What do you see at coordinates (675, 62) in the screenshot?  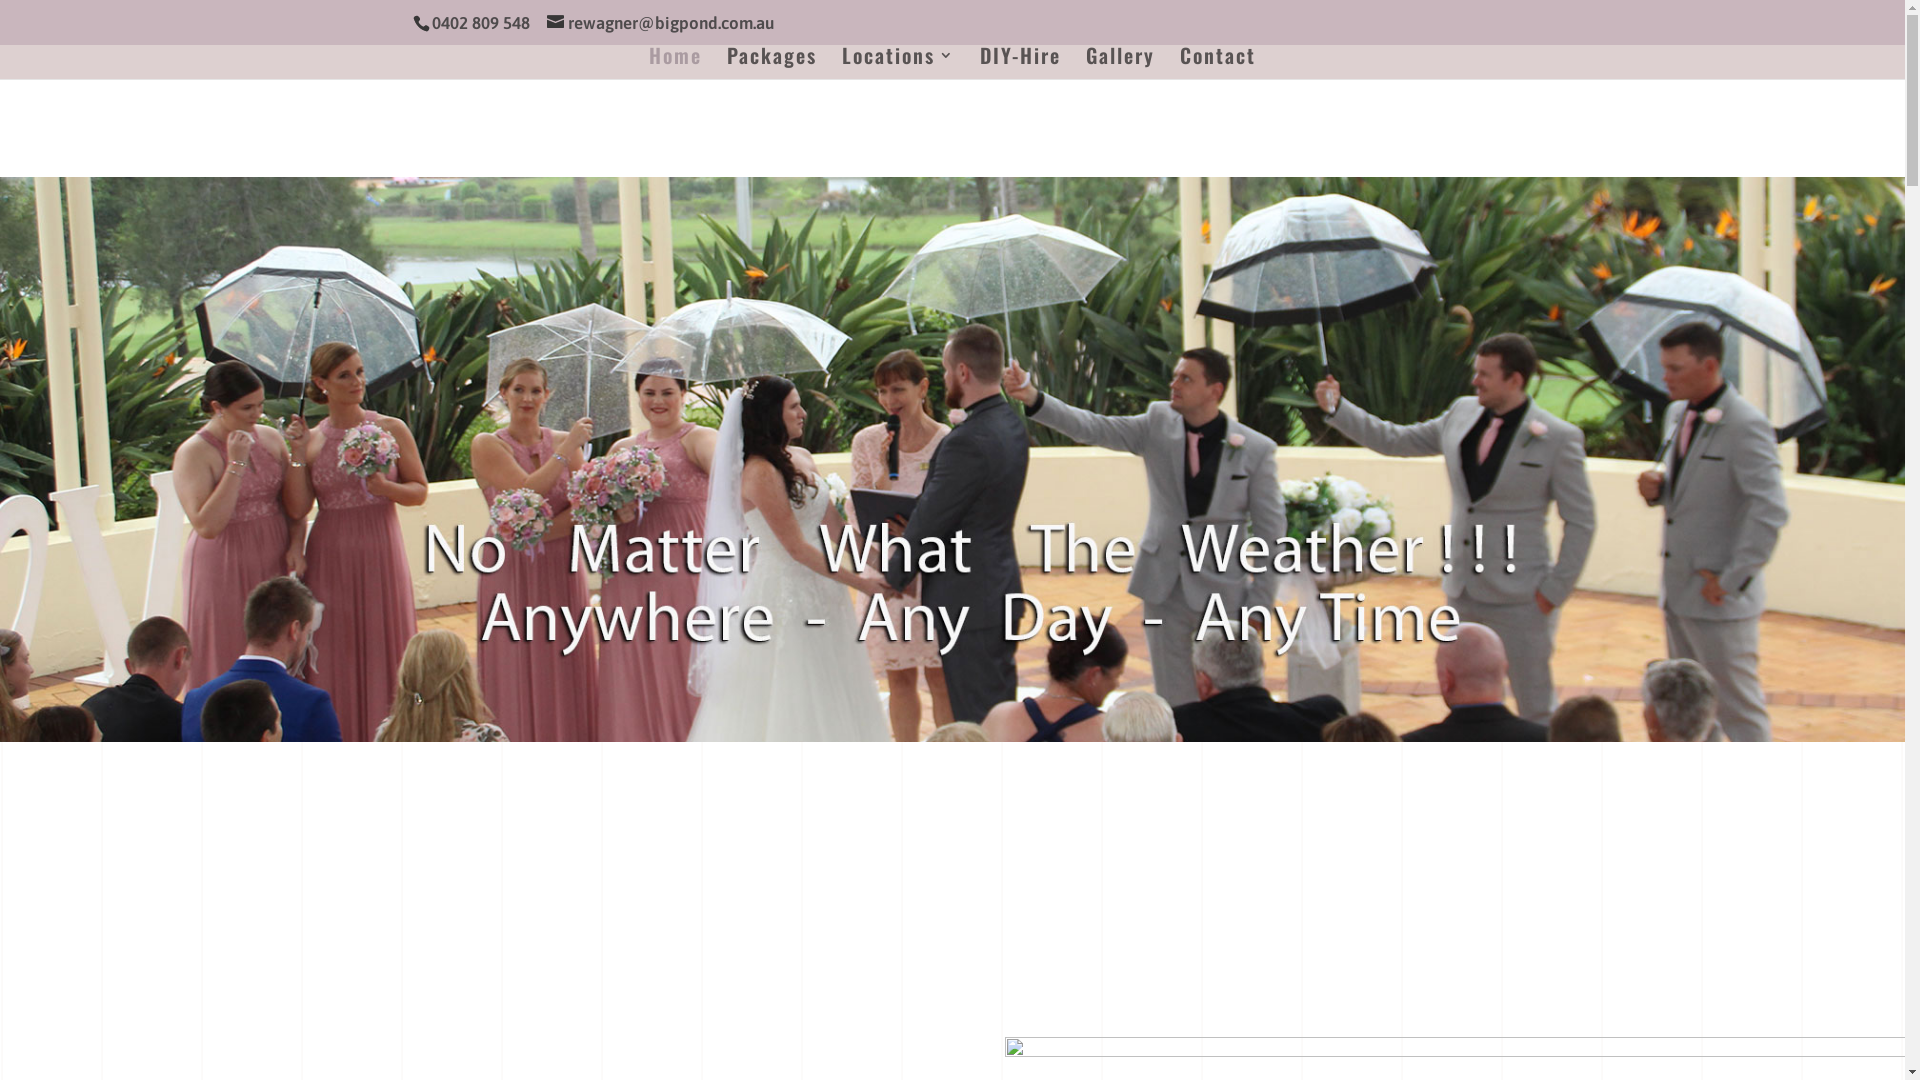 I see `'Home'` at bounding box center [675, 62].